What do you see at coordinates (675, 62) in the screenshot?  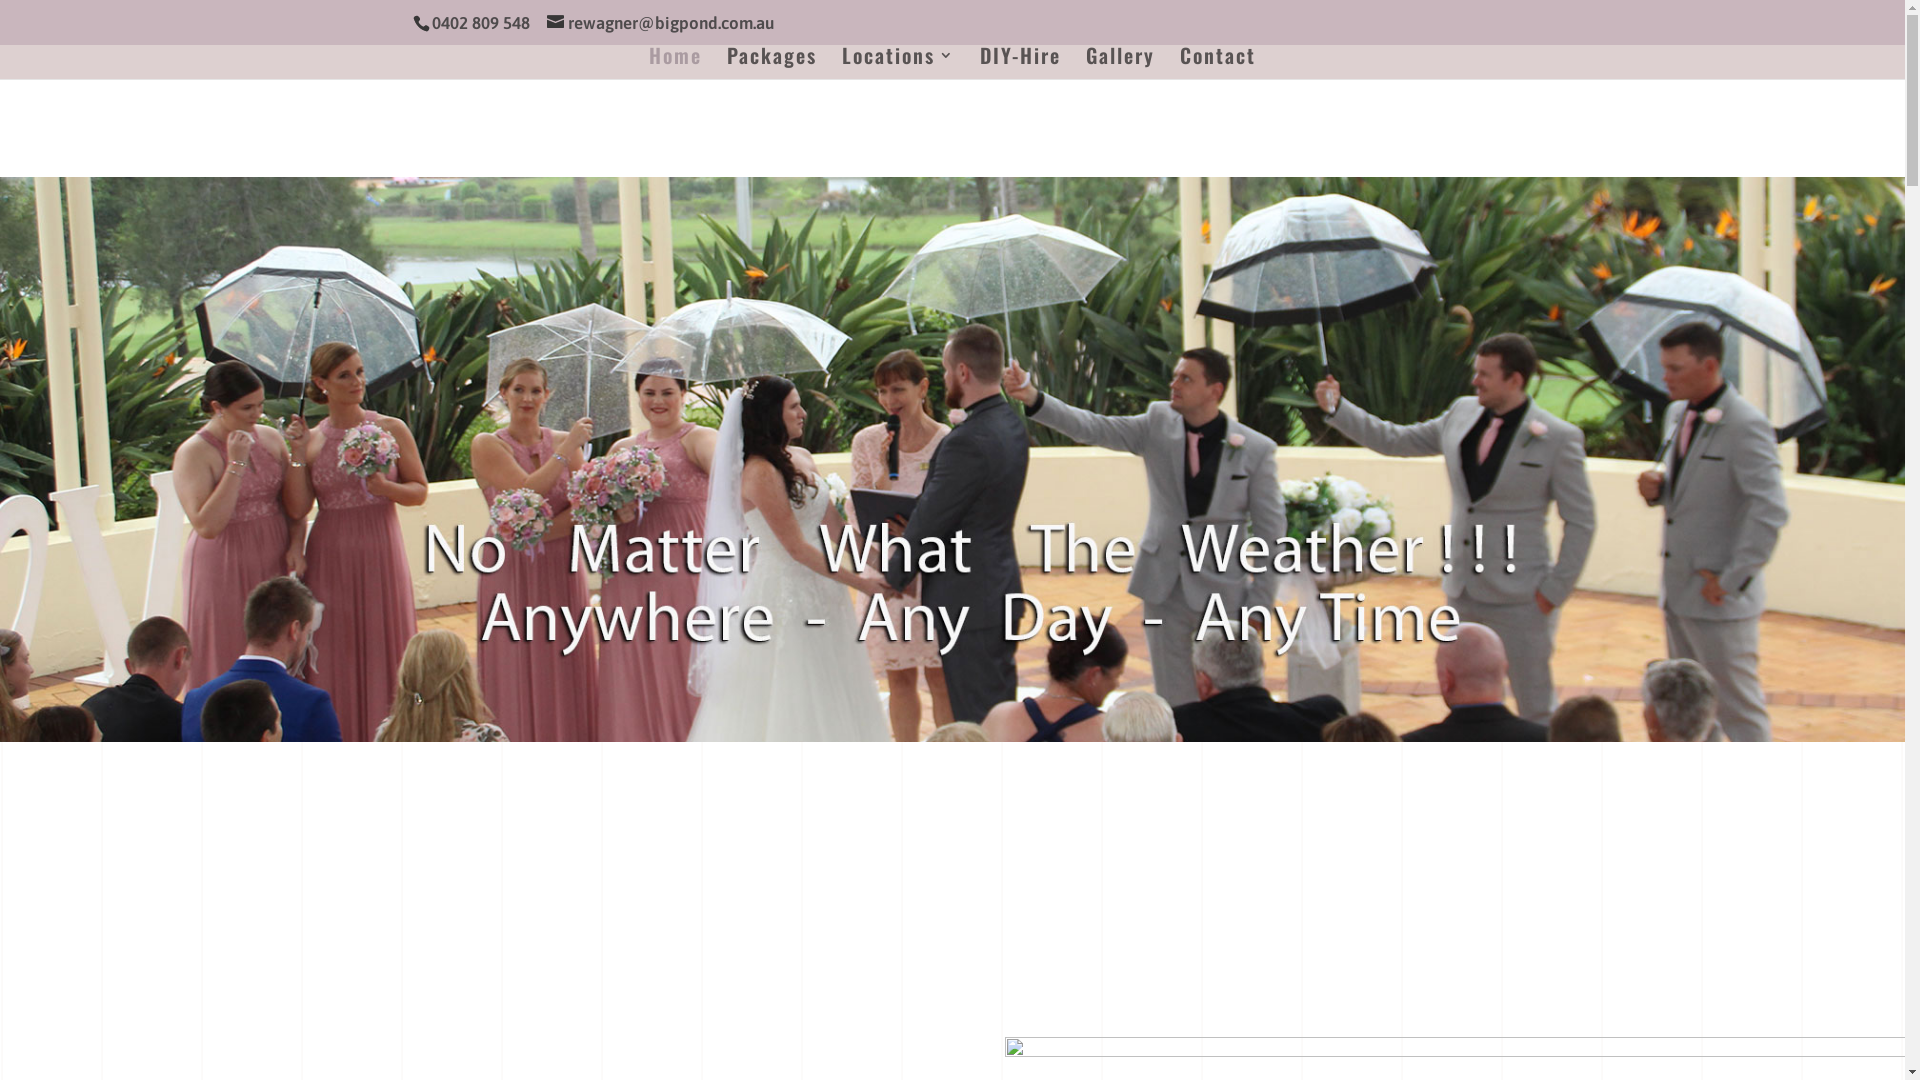 I see `'Home'` at bounding box center [675, 62].